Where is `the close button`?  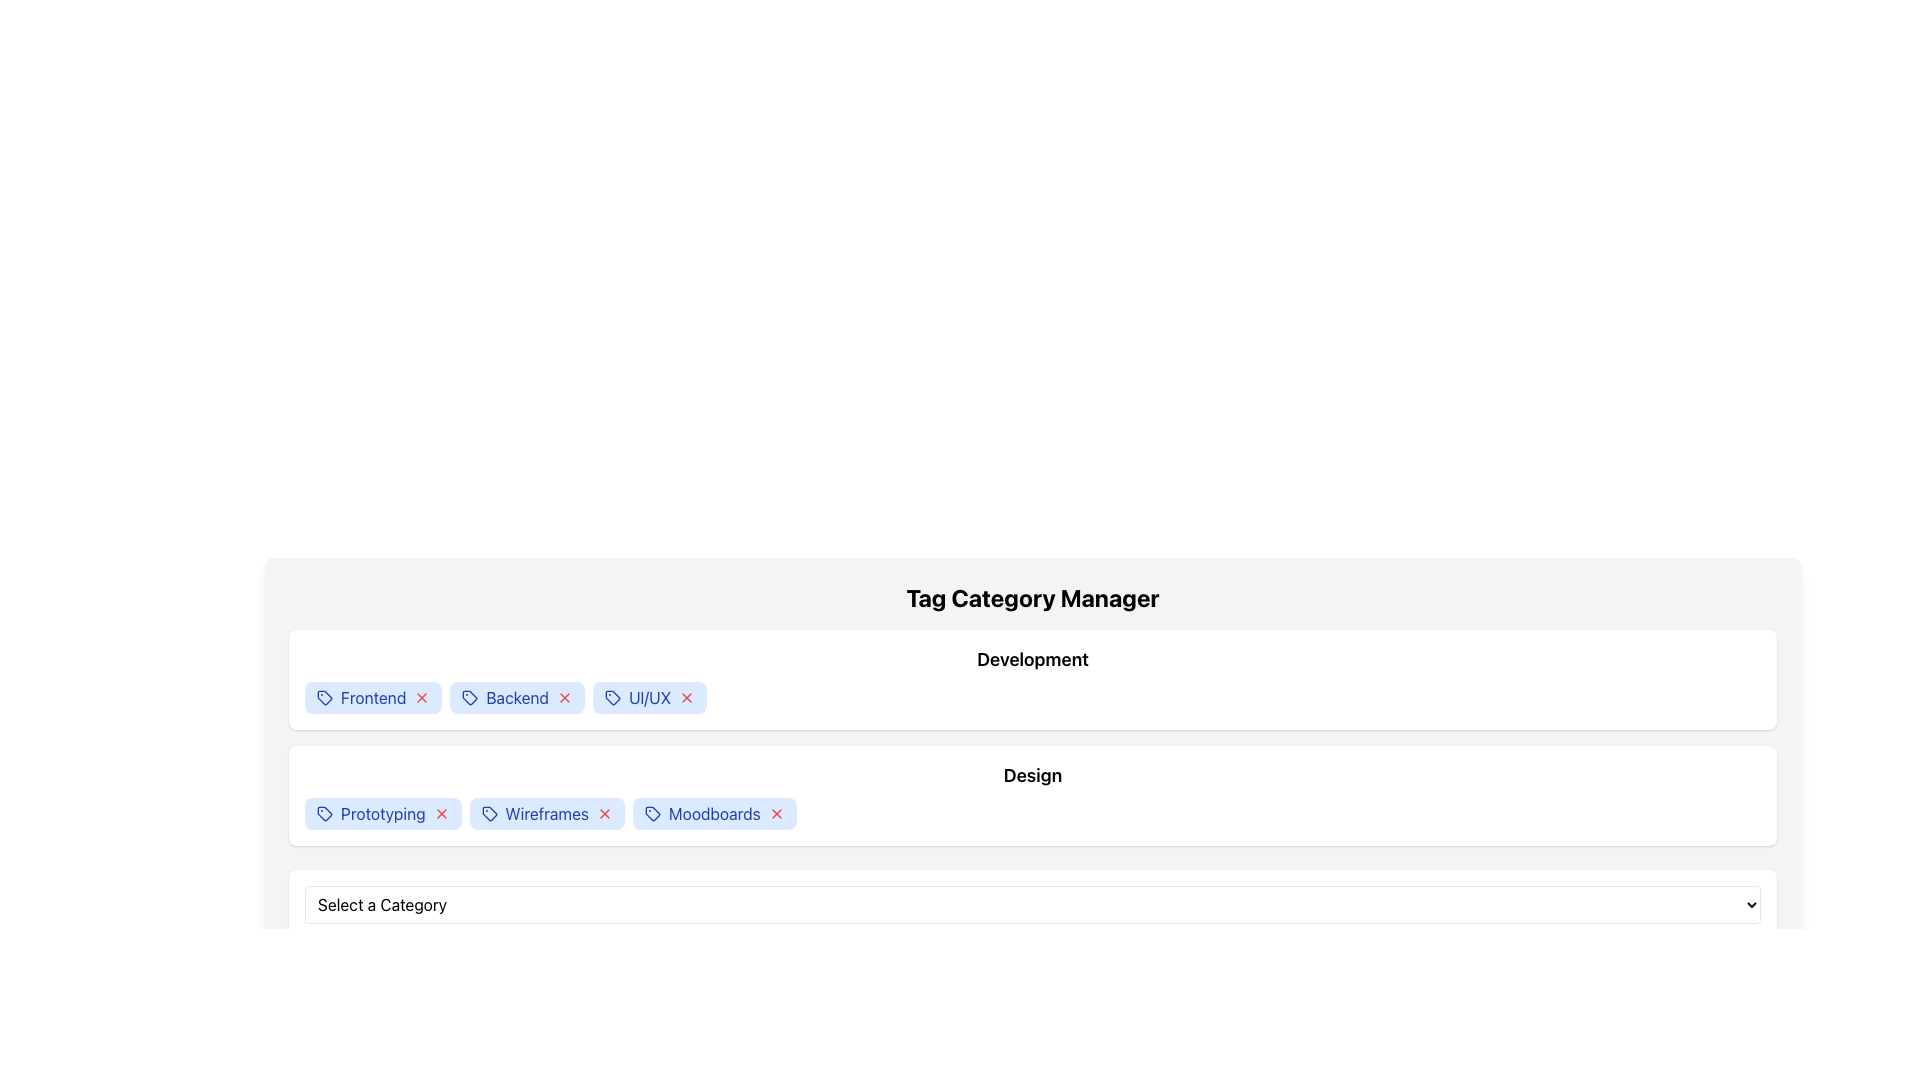
the close button is located at coordinates (687, 697).